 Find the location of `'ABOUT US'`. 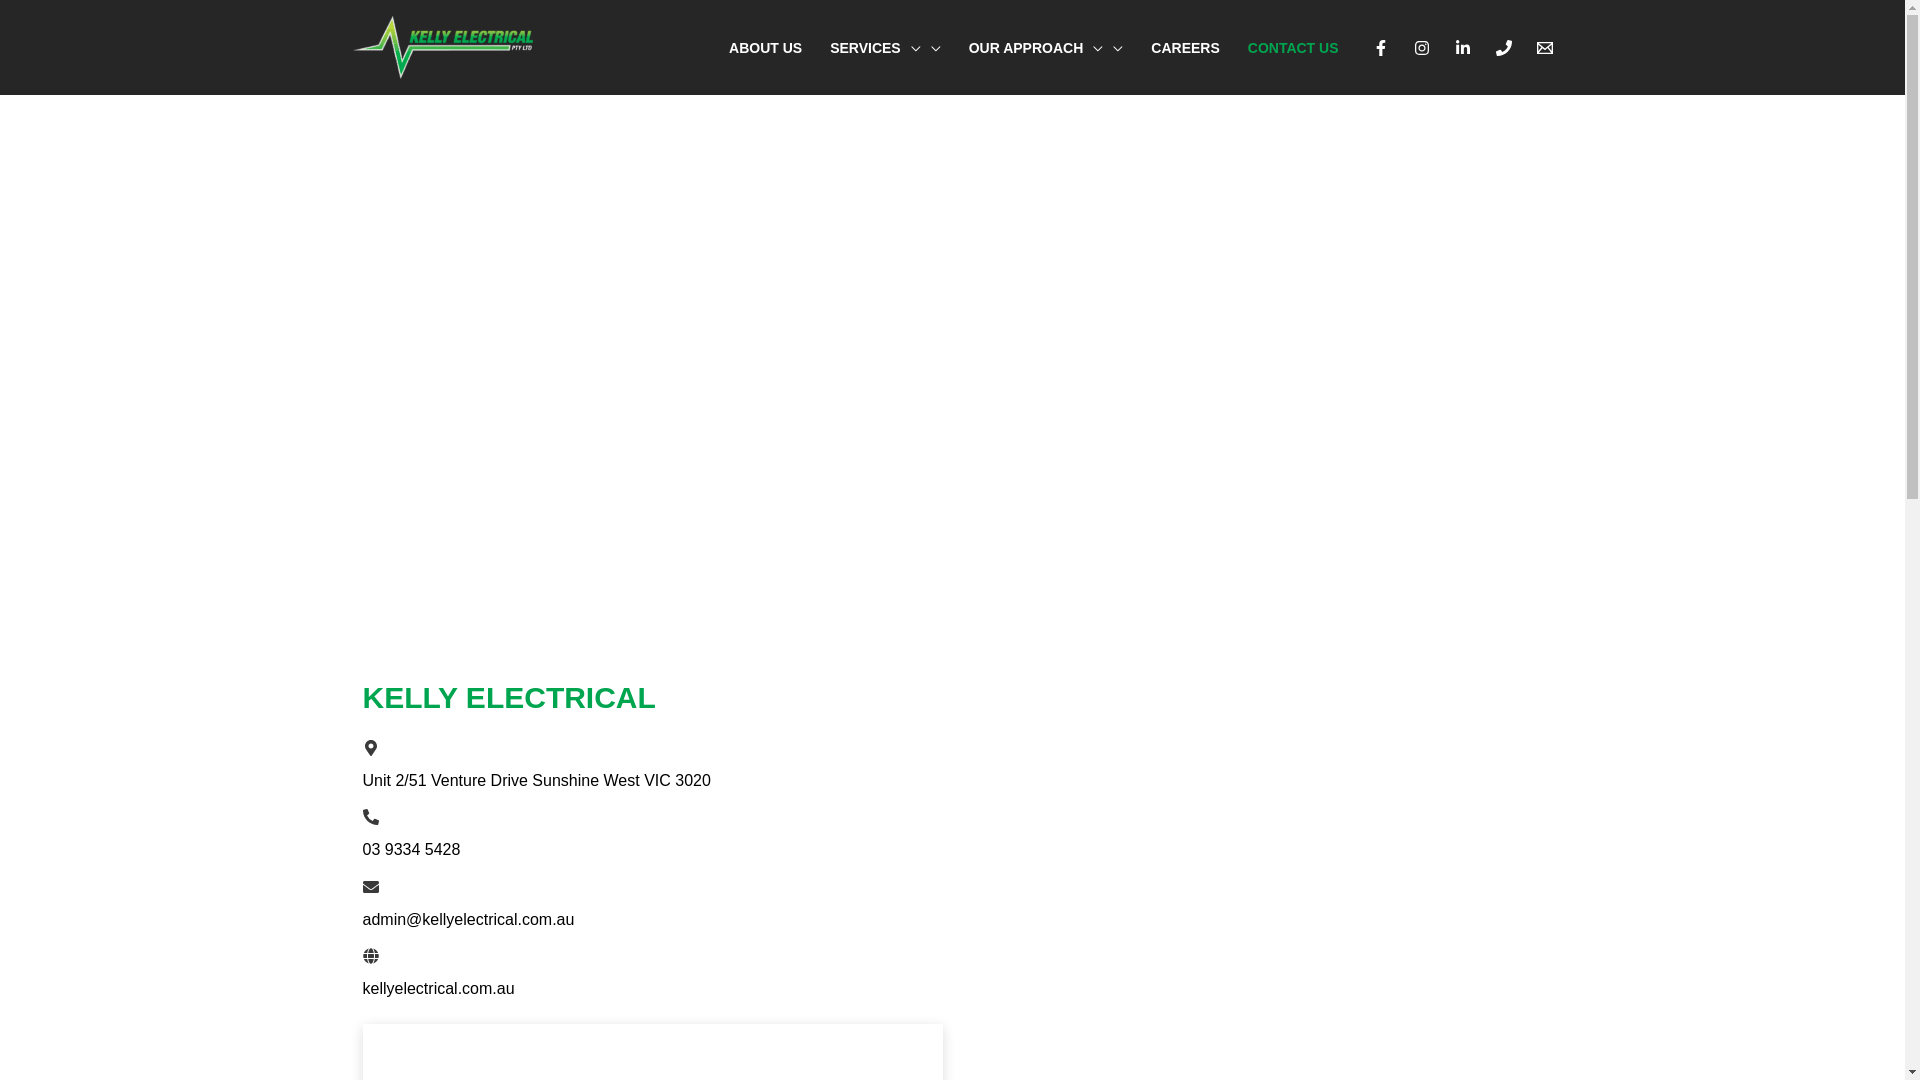

'ABOUT US' is located at coordinates (715, 46).